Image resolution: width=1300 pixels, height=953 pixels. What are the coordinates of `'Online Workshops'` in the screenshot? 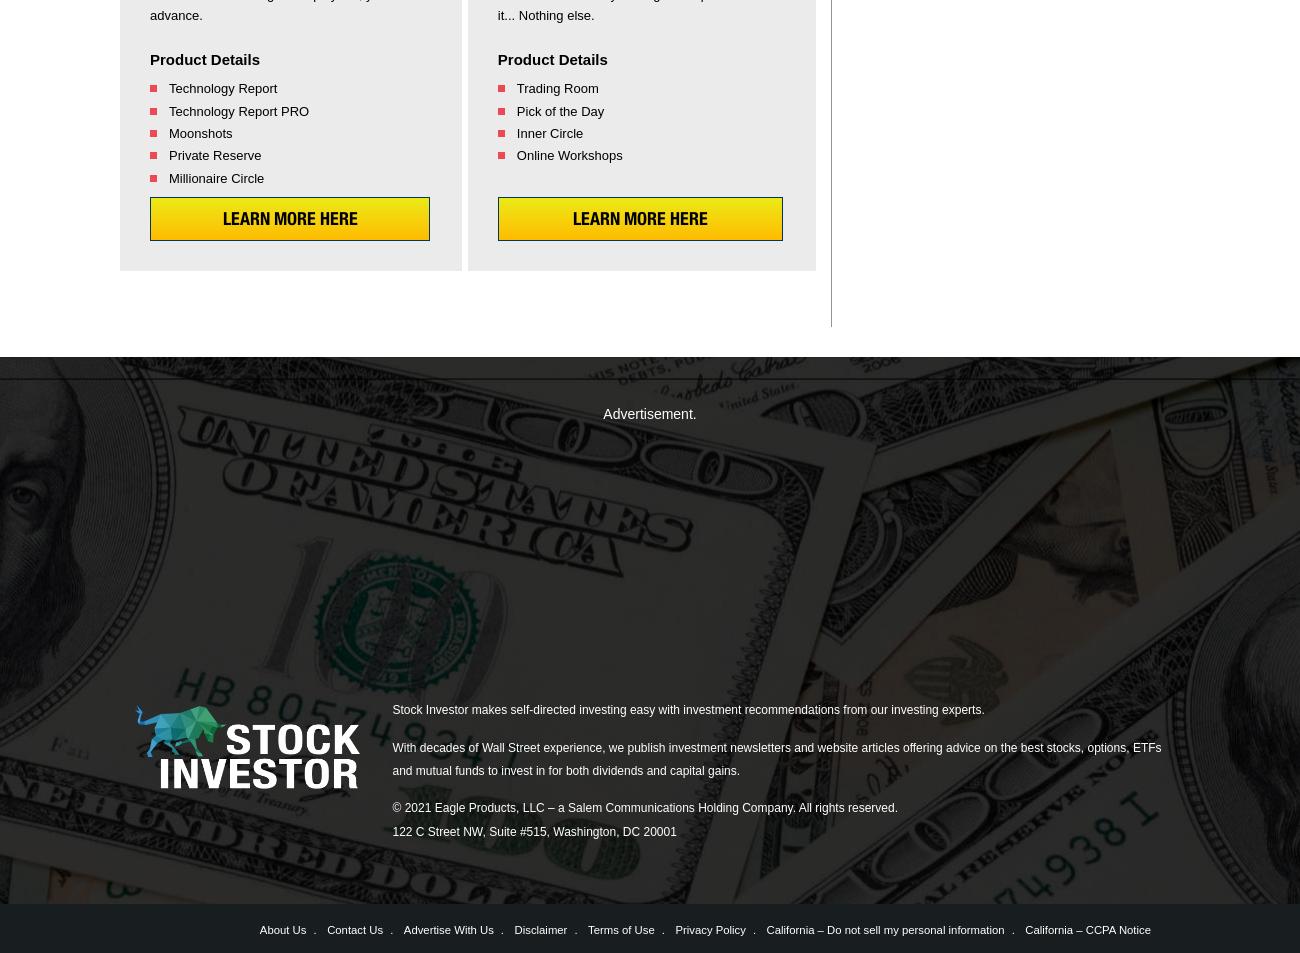 It's located at (568, 154).